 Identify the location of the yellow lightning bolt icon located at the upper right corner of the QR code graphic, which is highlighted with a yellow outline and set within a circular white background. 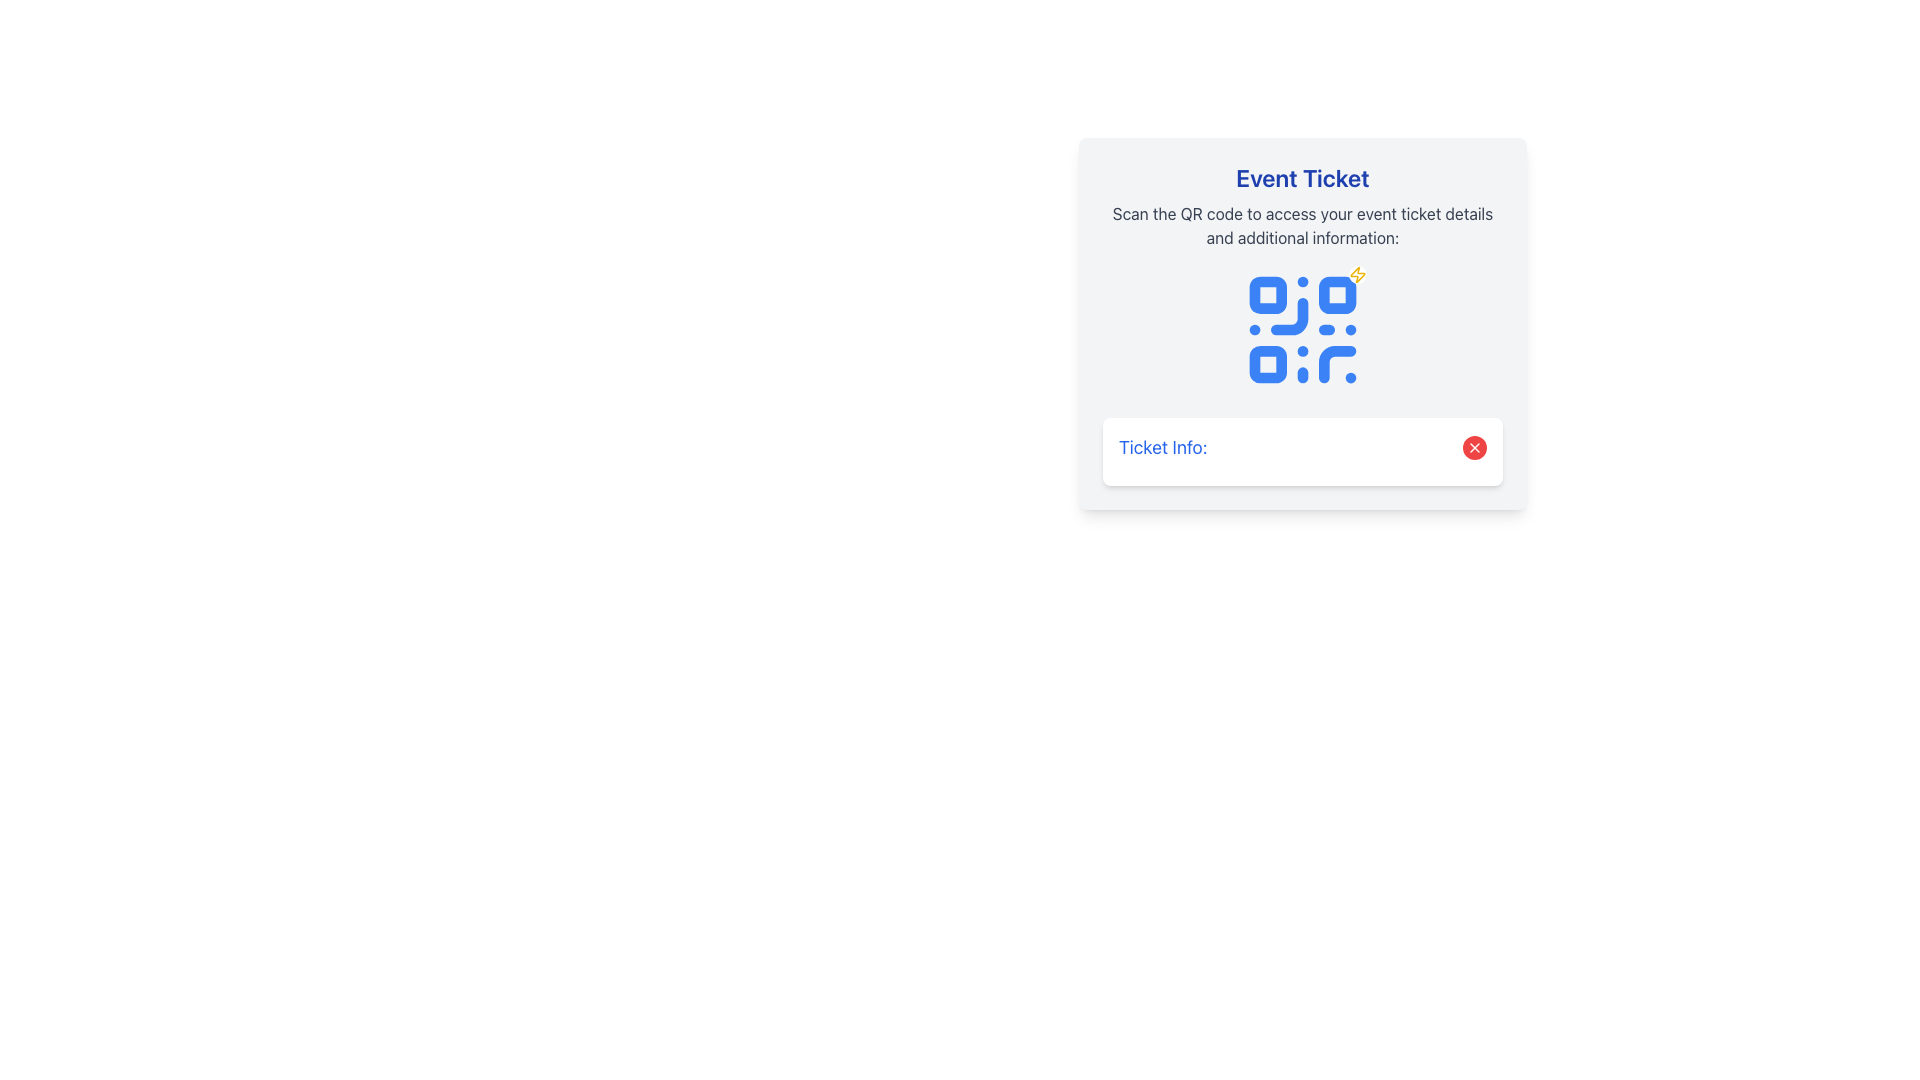
(1358, 274).